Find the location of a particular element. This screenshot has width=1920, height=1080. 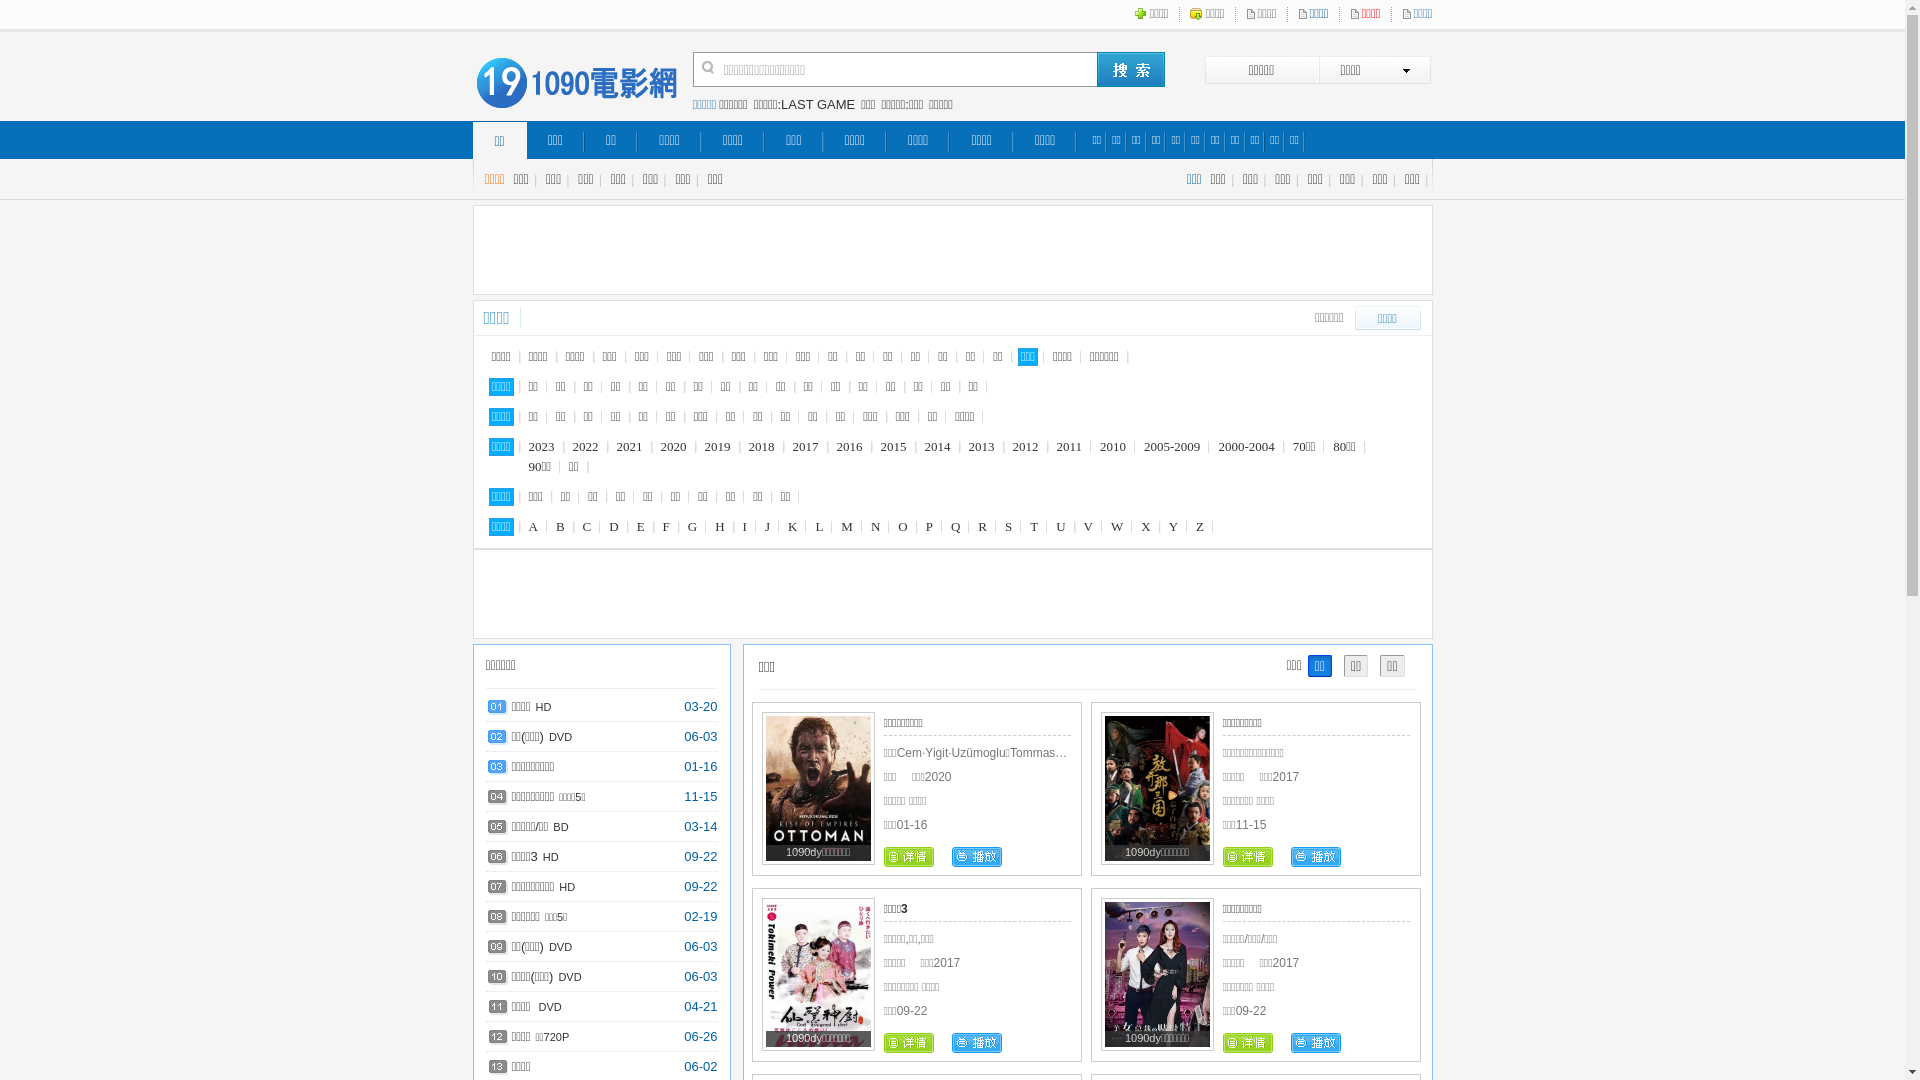

'N' is located at coordinates (875, 526).